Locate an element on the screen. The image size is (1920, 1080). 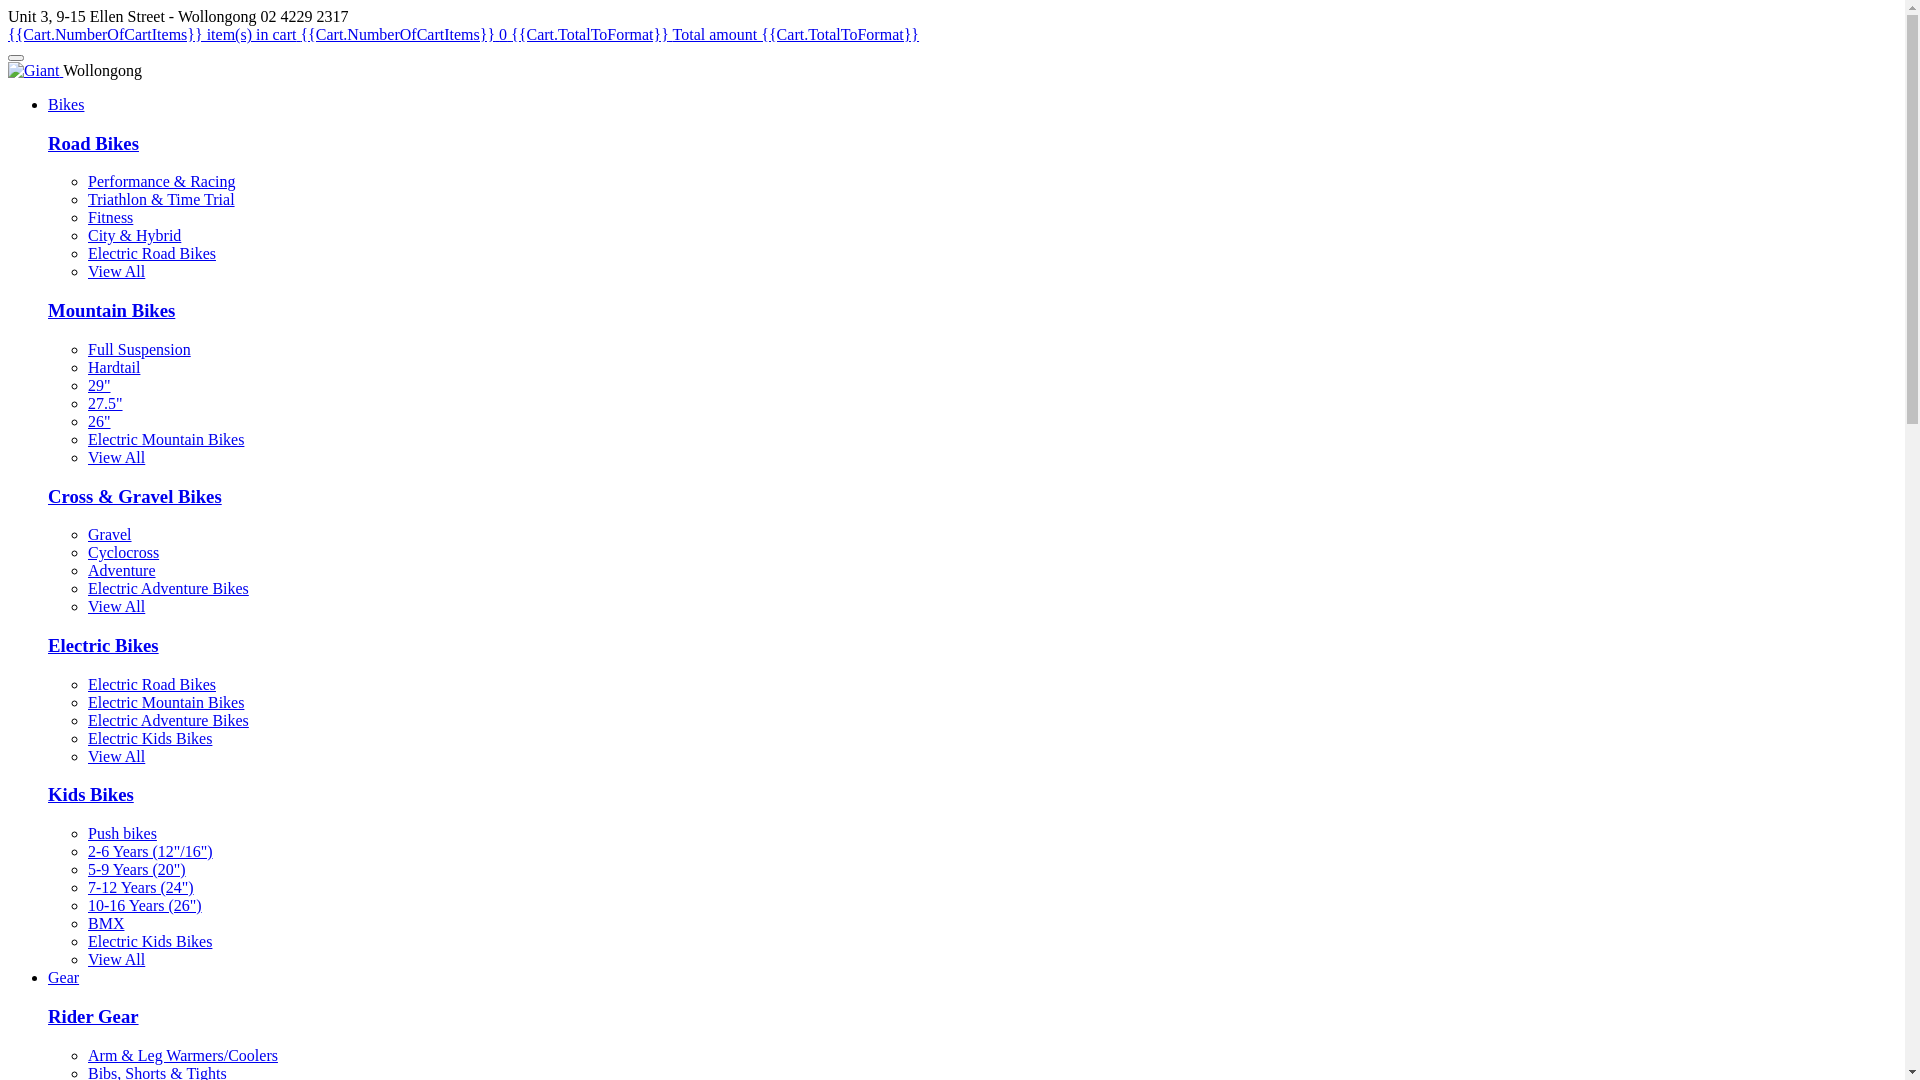
'Performance & Racing' is located at coordinates (162, 181).